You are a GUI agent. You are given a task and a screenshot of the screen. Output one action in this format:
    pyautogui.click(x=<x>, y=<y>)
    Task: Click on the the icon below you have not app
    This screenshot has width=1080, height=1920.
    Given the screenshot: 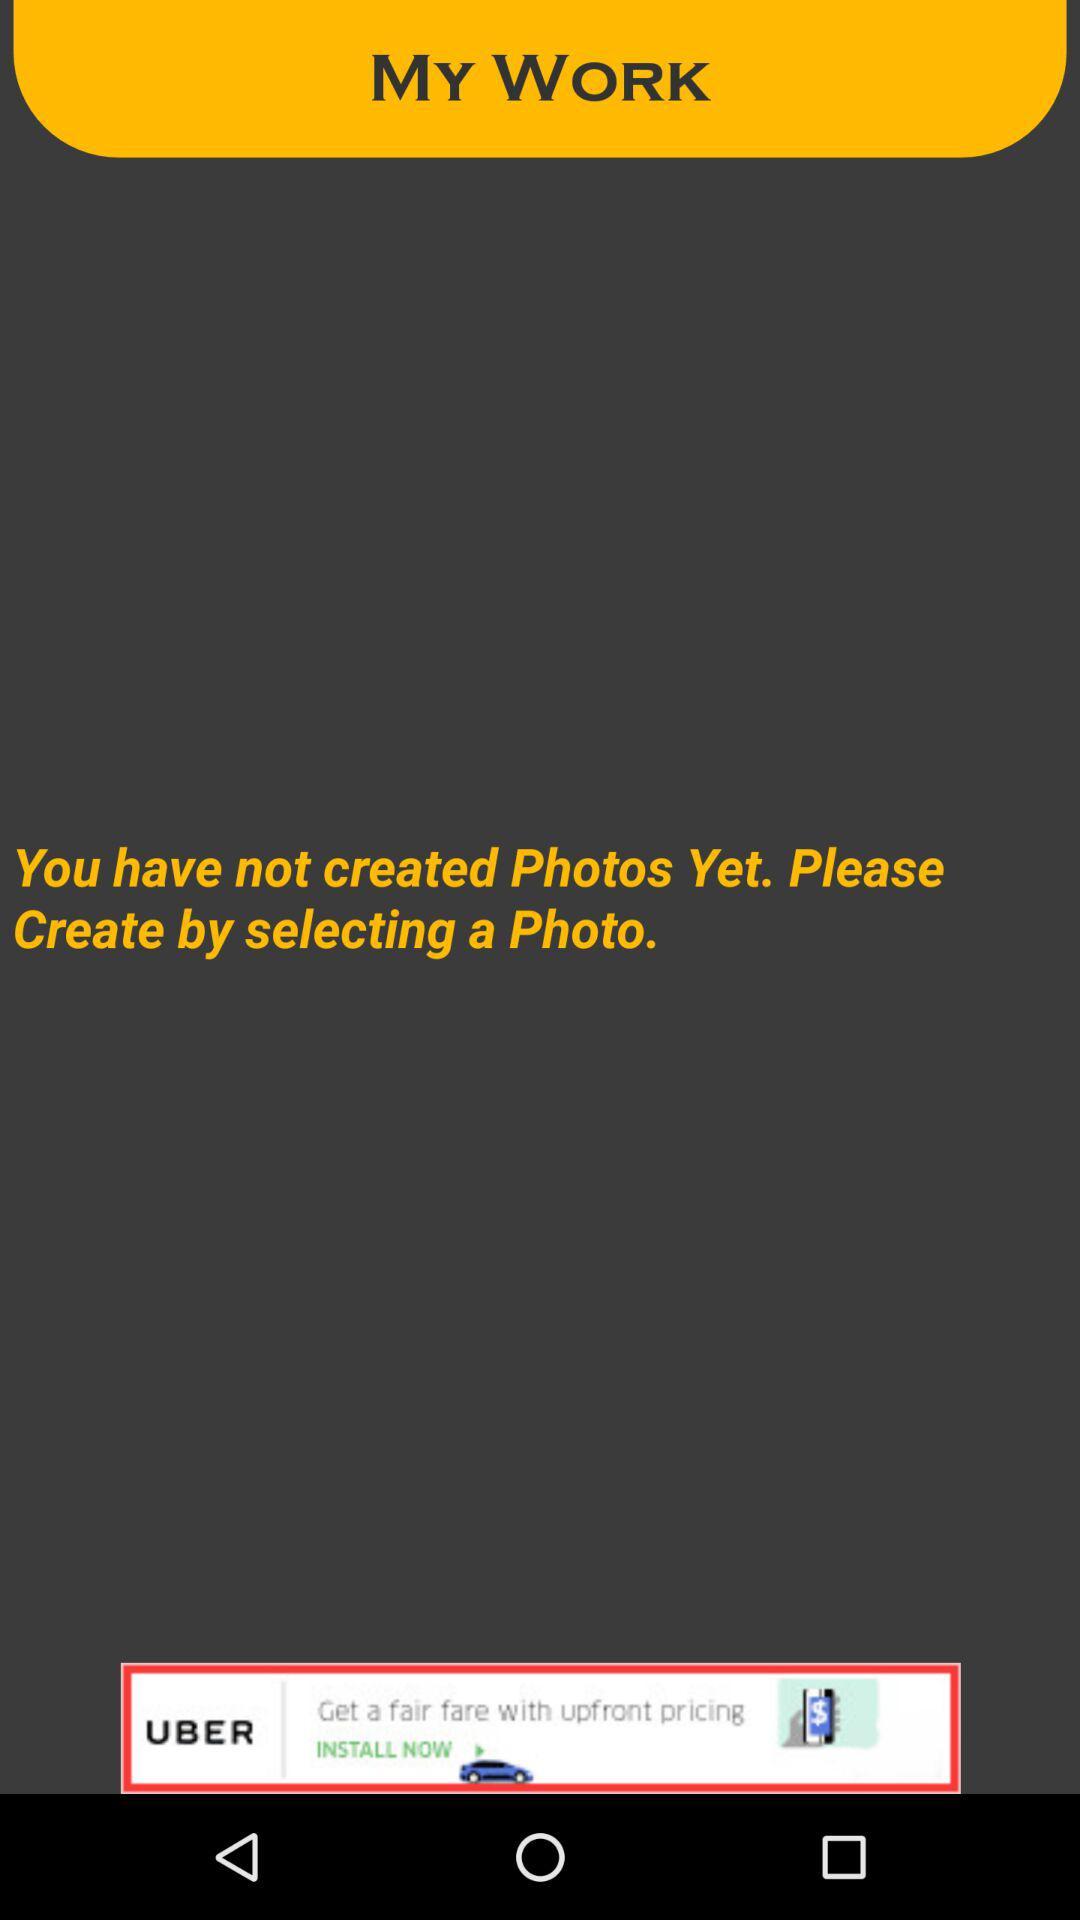 What is the action you would take?
    pyautogui.click(x=540, y=1727)
    